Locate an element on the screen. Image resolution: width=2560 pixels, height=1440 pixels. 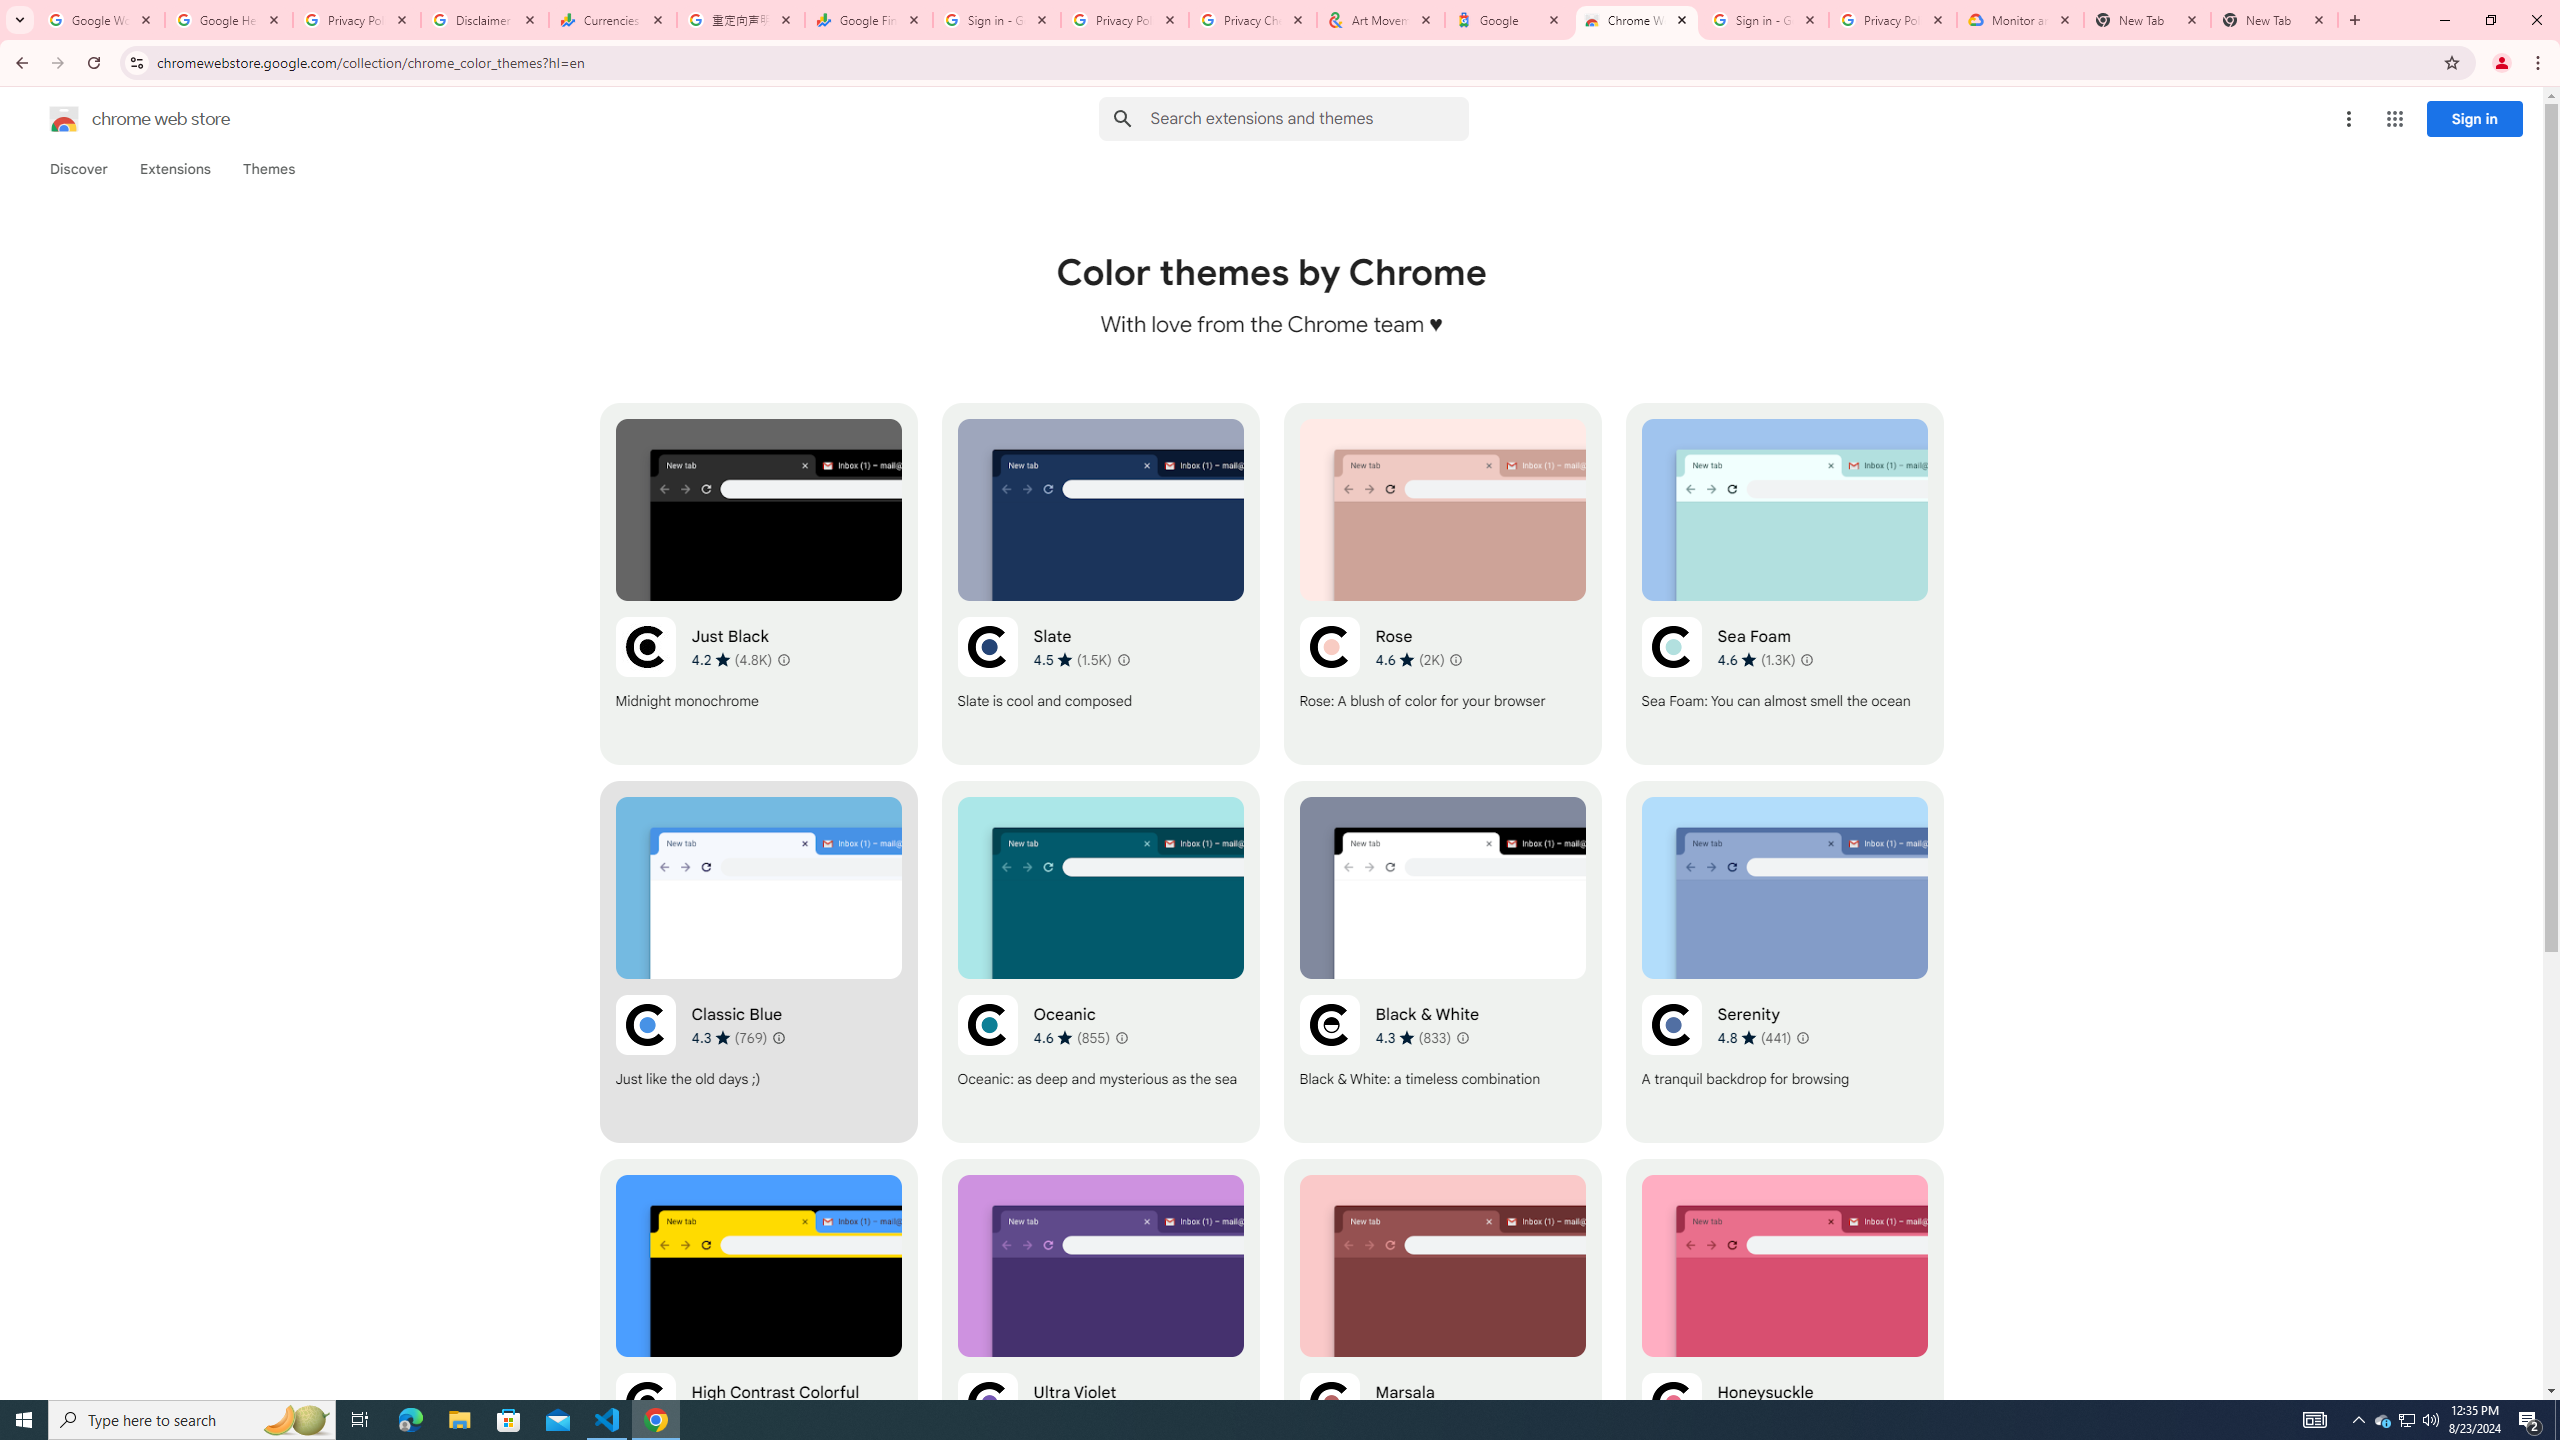
'Sign in' is located at coordinates (2474, 118).